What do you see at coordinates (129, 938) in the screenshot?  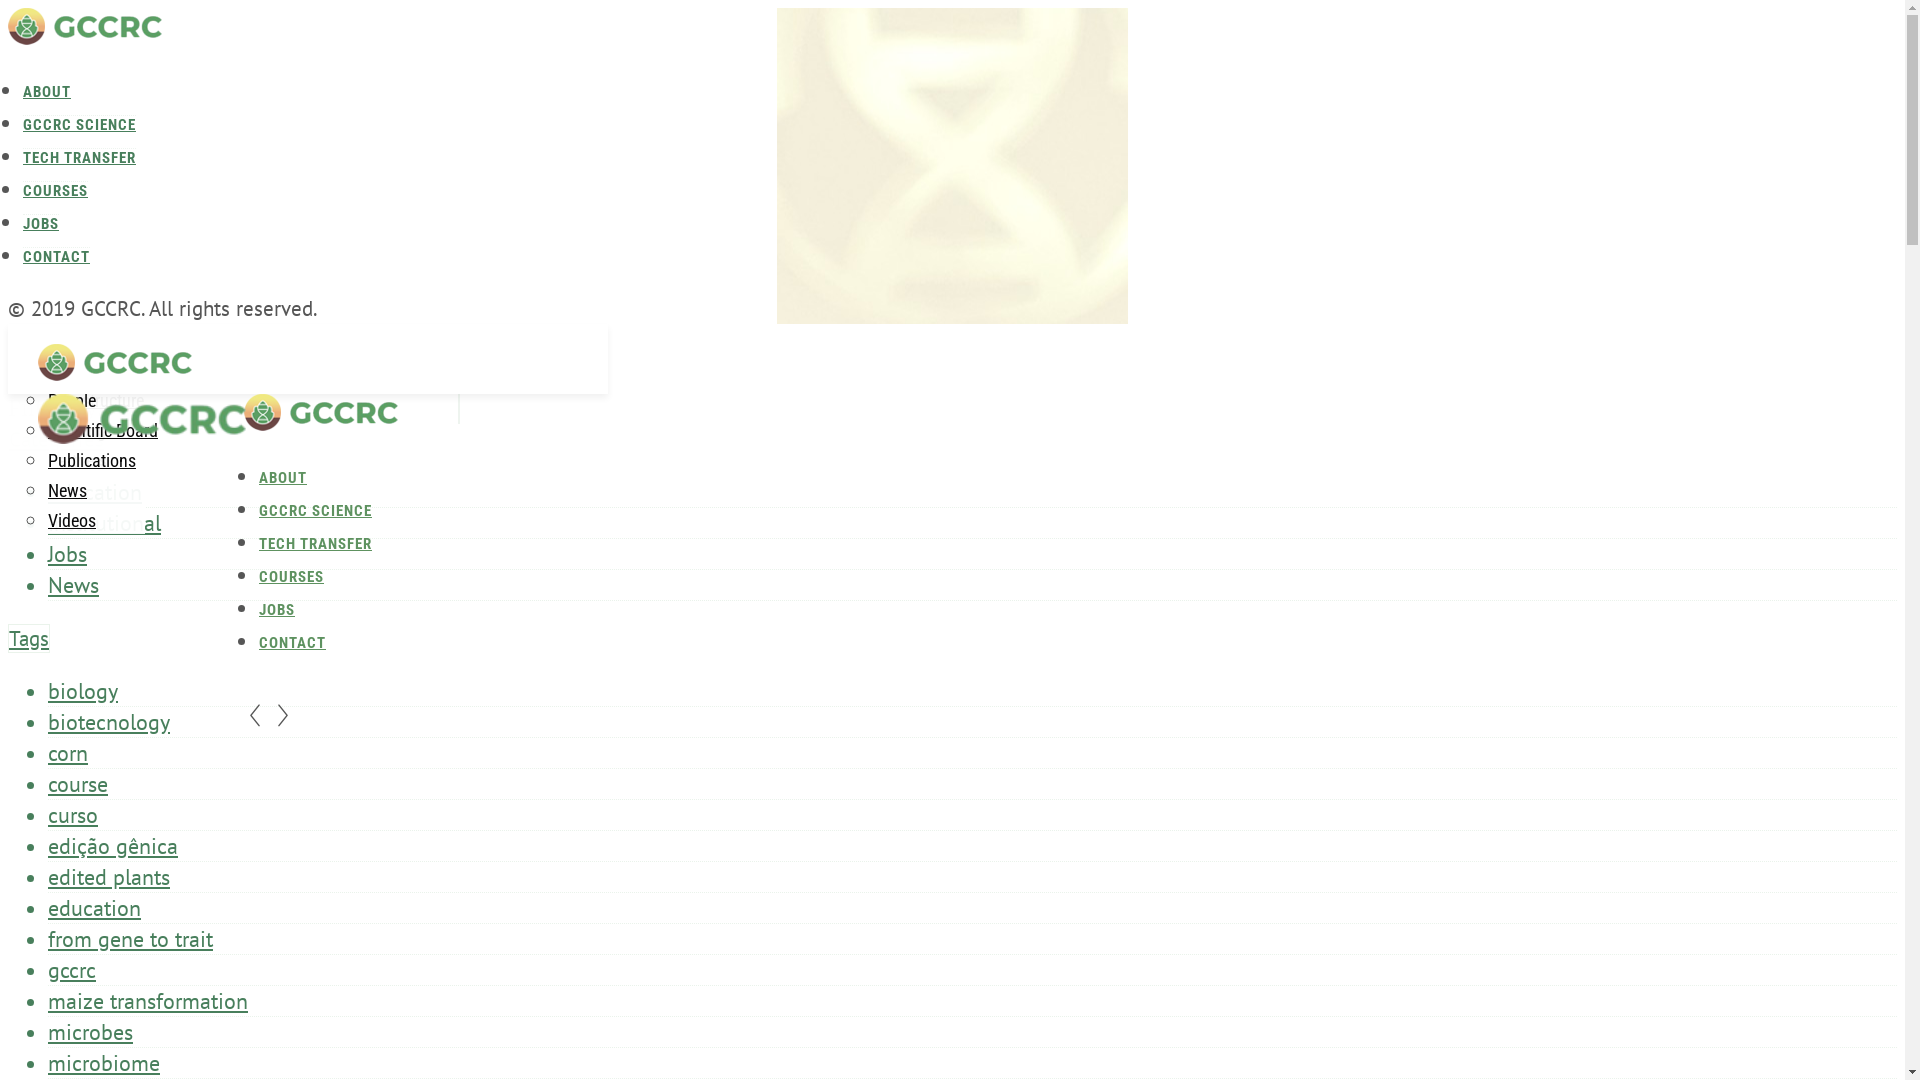 I see `'from gene to trait'` at bounding box center [129, 938].